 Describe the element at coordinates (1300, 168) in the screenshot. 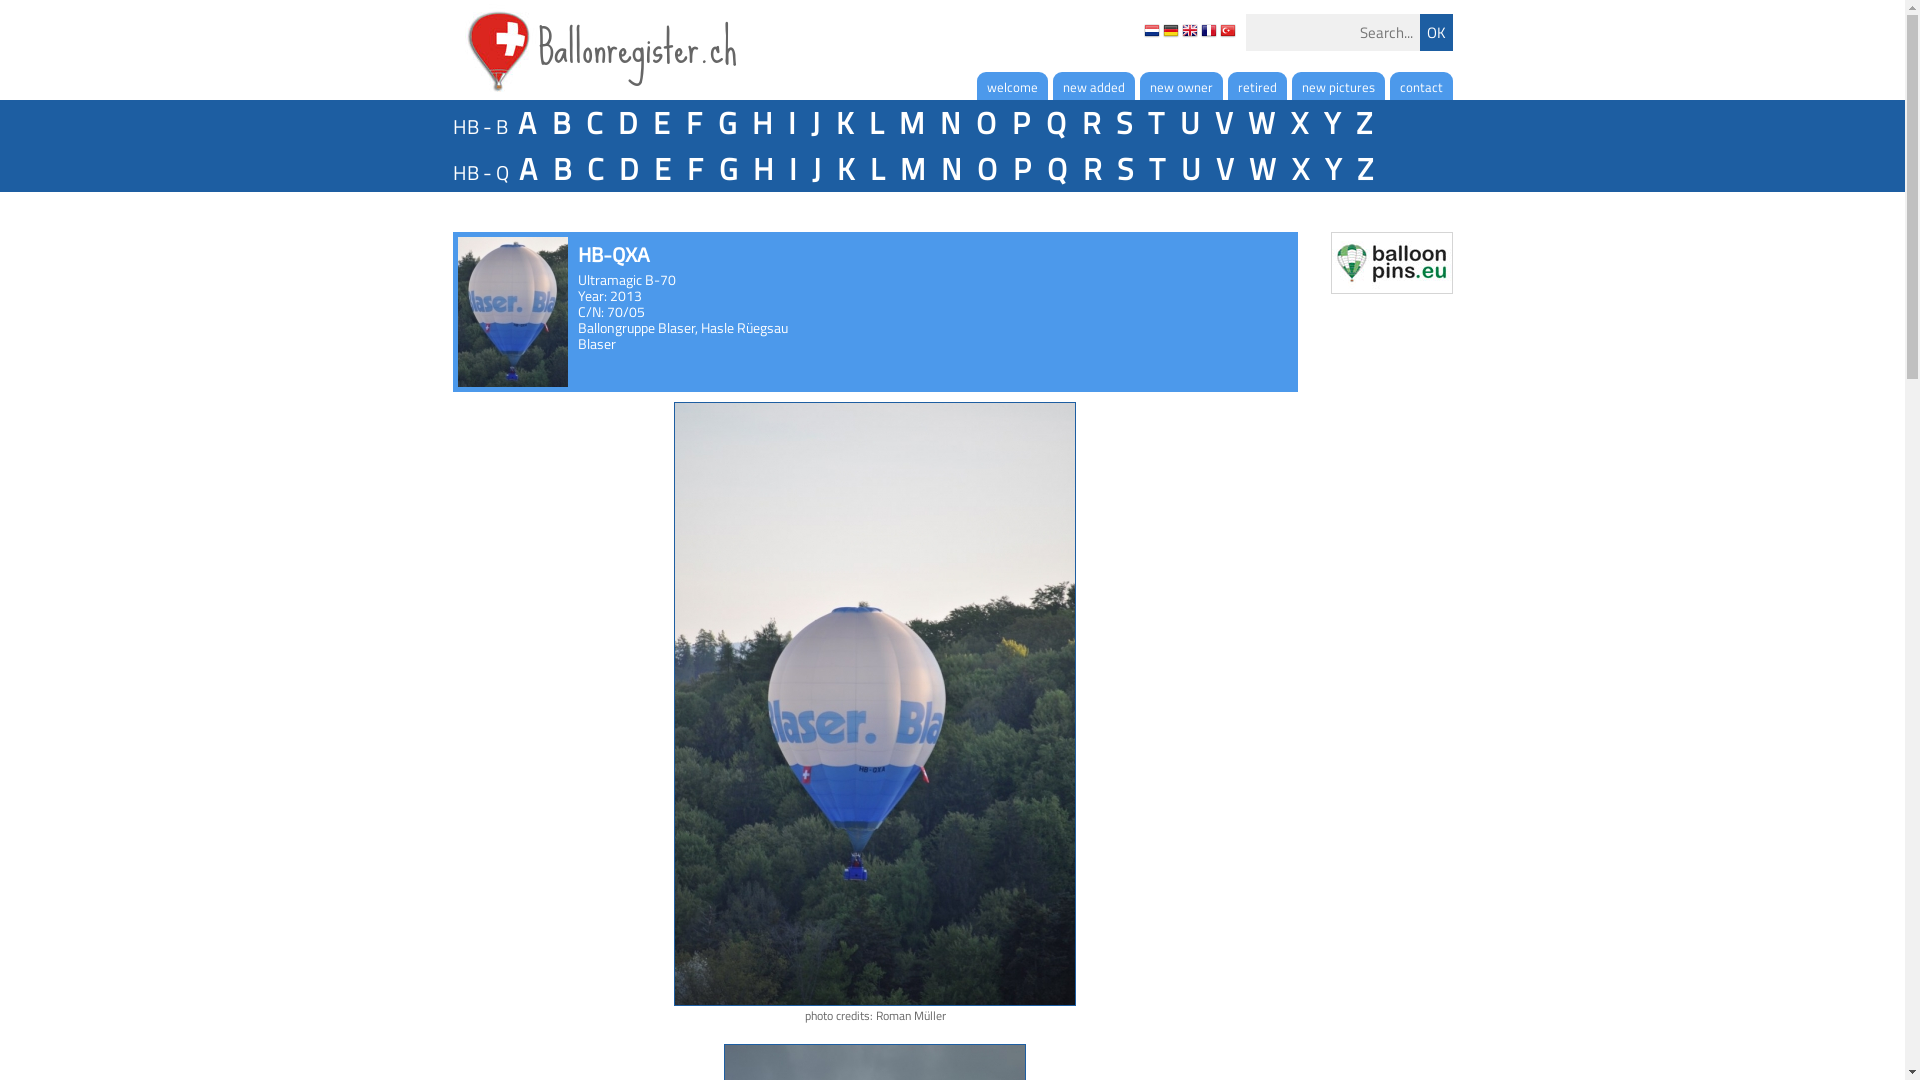

I see `'X'` at that location.